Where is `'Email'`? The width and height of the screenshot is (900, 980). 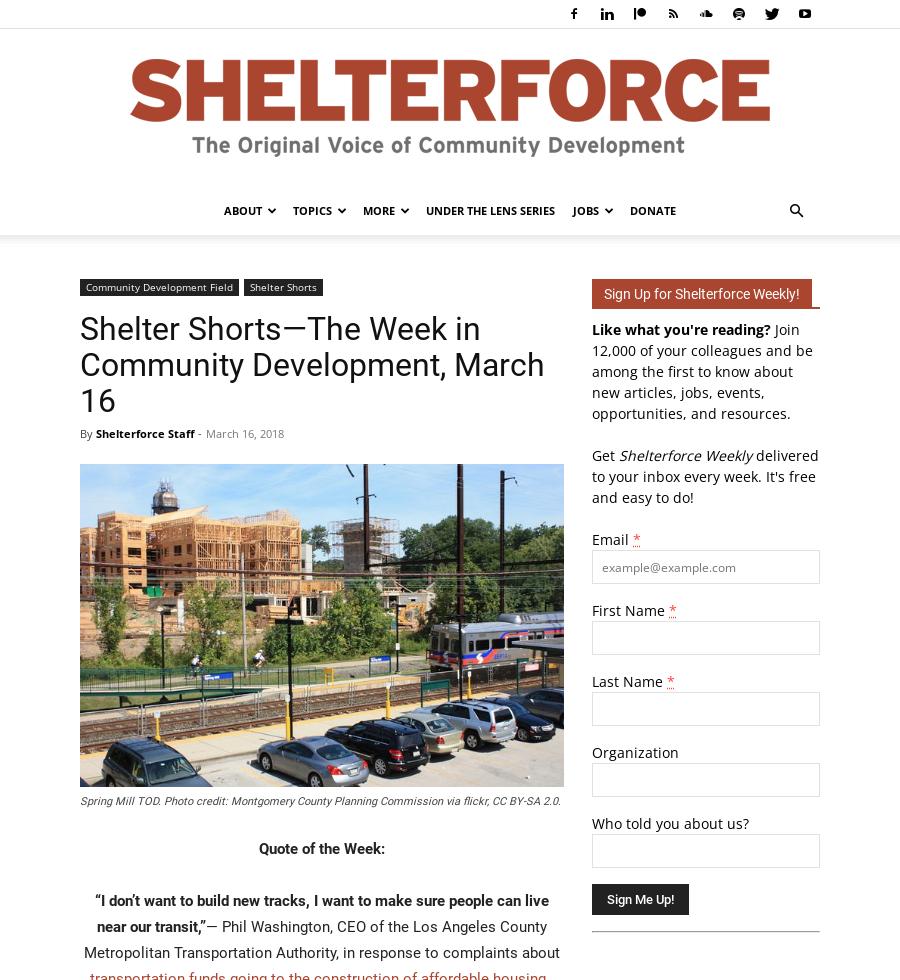 'Email' is located at coordinates (612, 539).